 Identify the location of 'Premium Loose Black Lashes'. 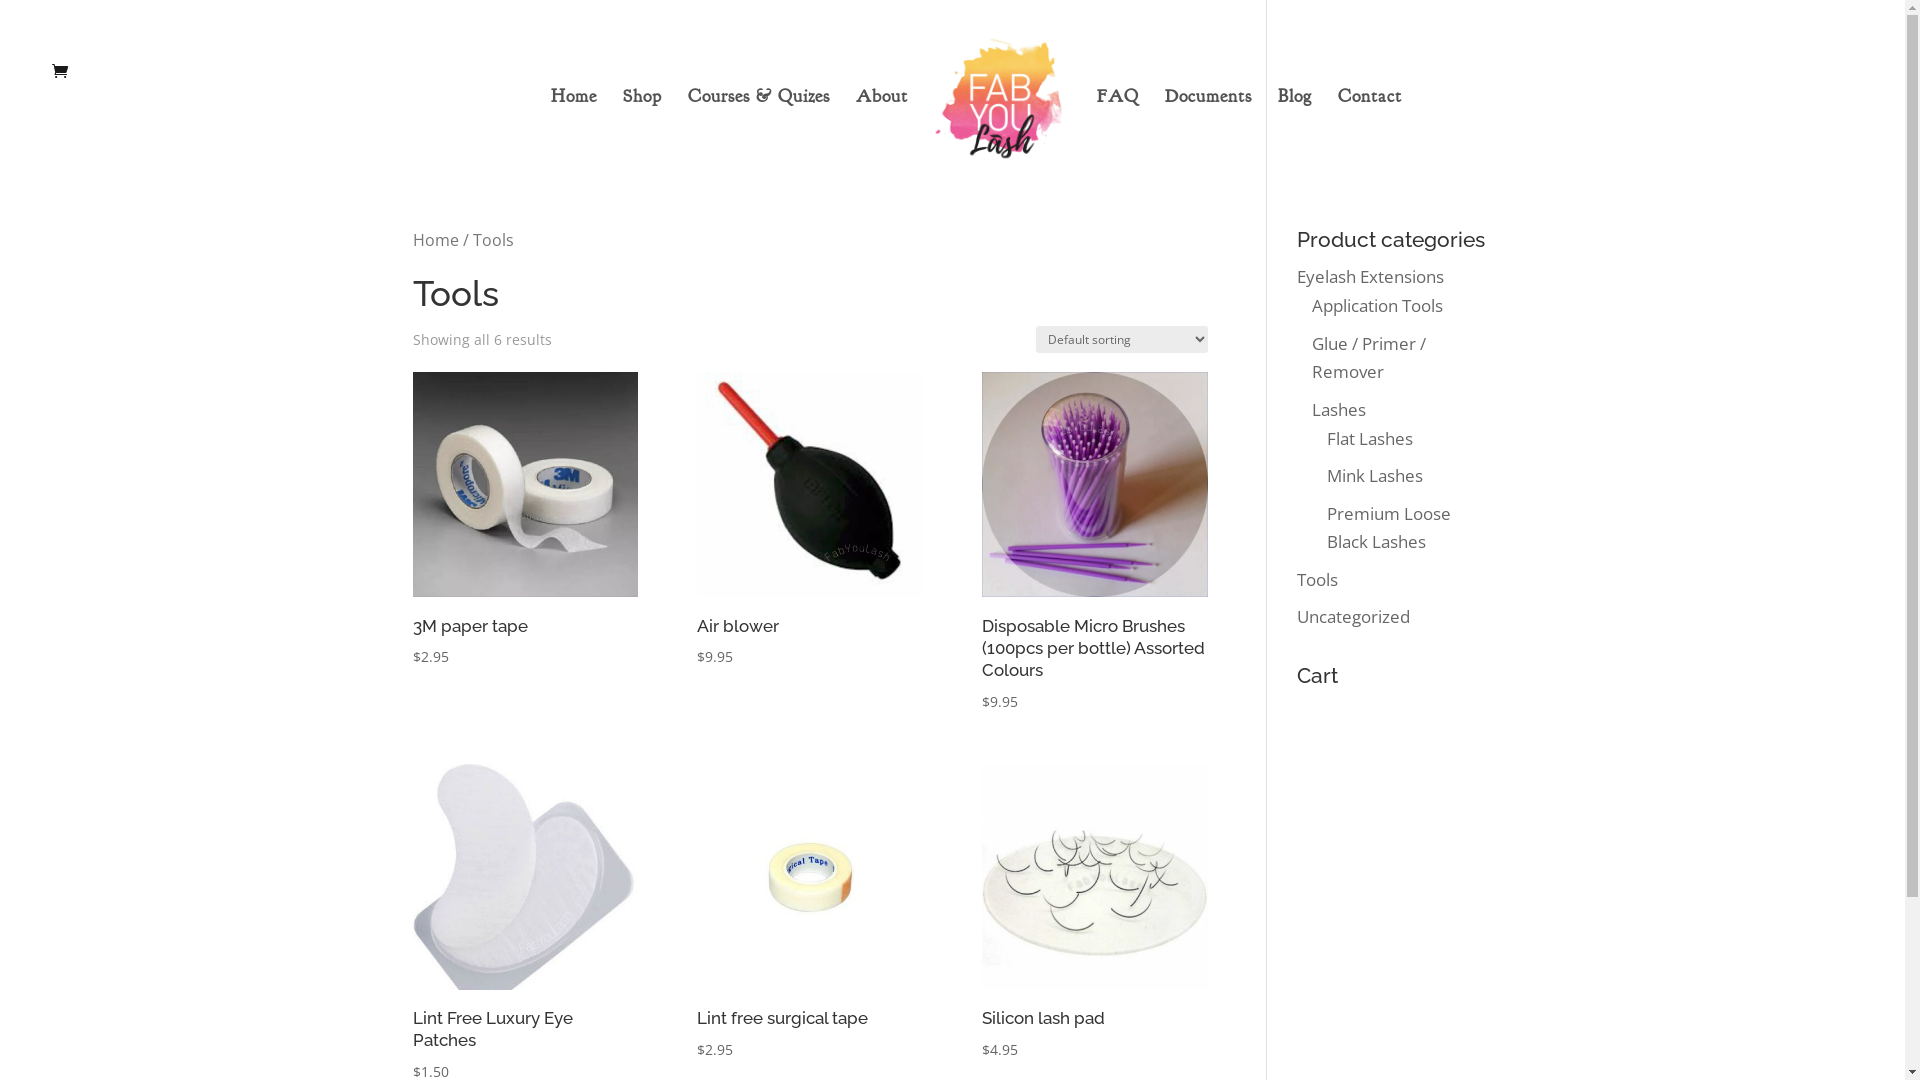
(1387, 527).